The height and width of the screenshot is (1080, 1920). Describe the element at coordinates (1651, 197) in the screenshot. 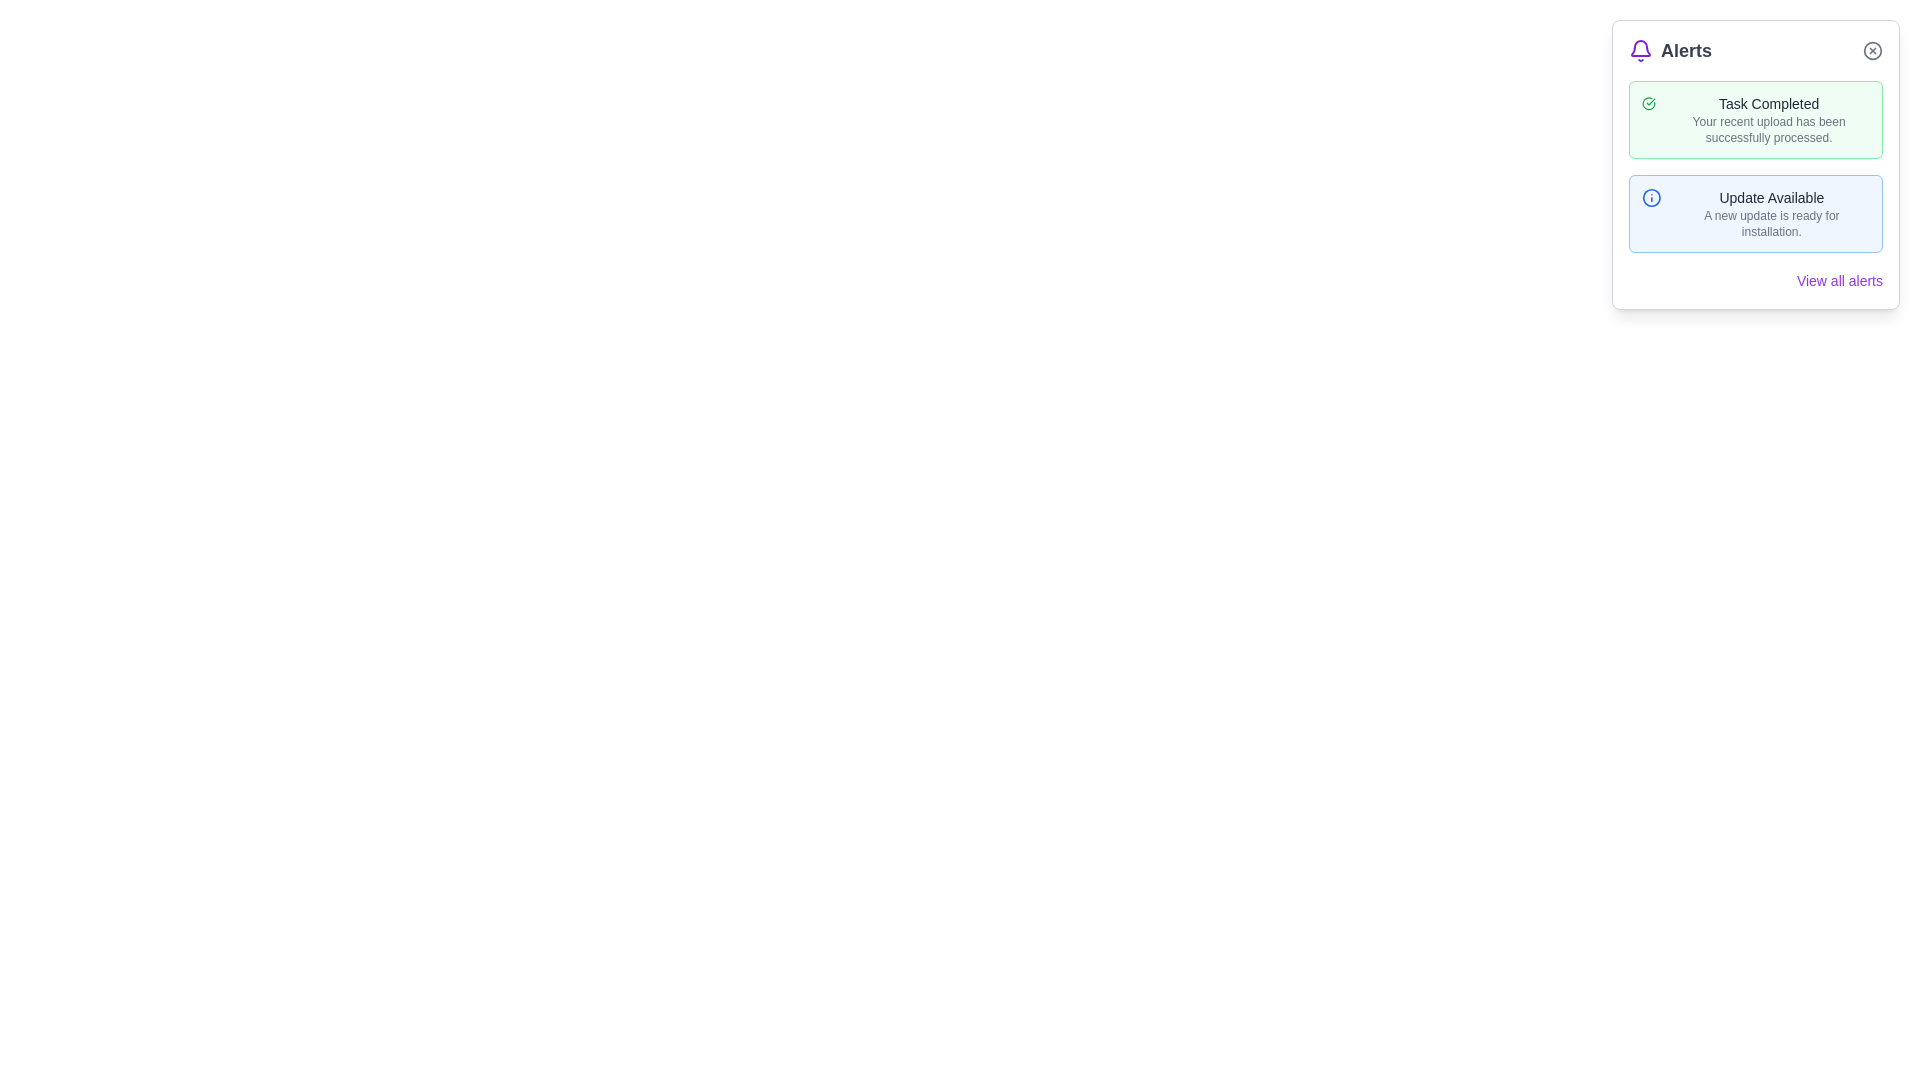

I see `the informational icon, which is a compact blue circle with an exclamation mark, located adjacent to the 'Update Available' text in the notification box` at that location.